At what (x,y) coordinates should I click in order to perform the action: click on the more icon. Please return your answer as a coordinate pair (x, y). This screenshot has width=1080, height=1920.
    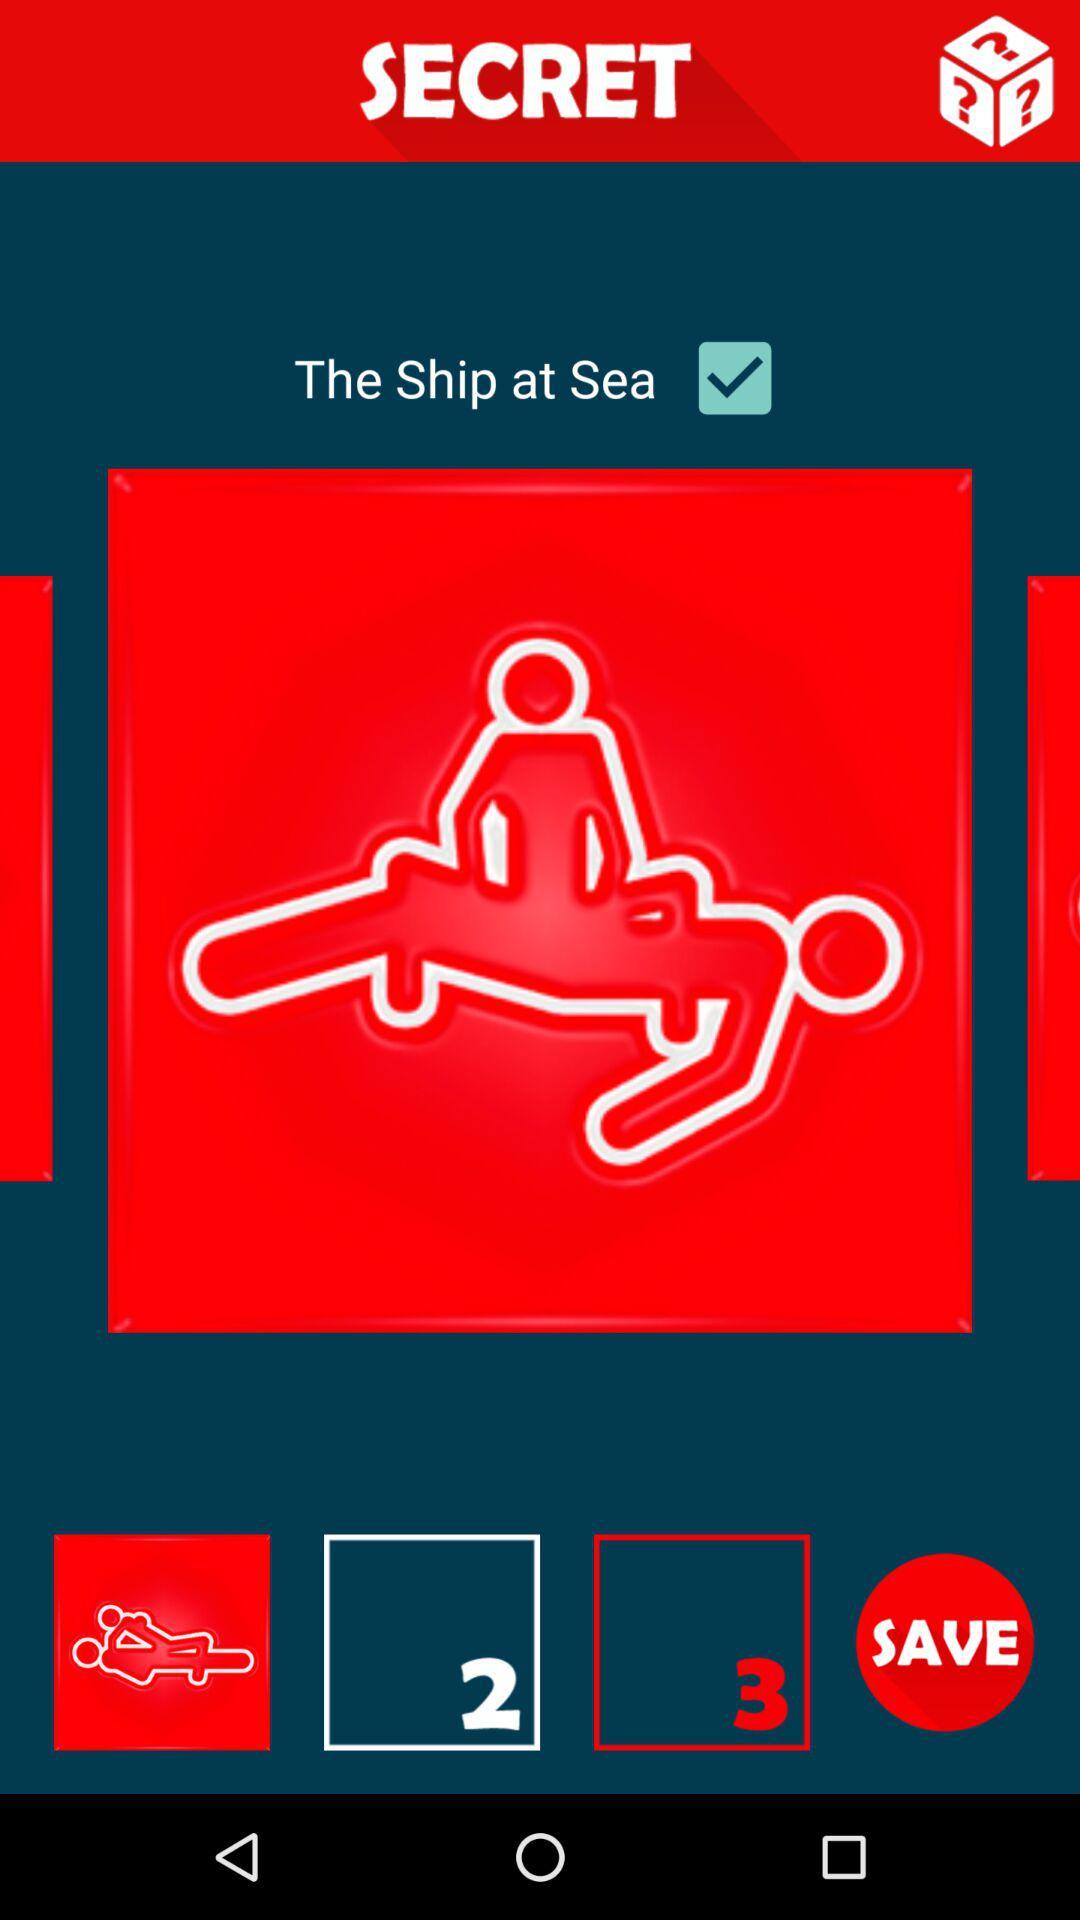
    Looking at the image, I should click on (701, 1756).